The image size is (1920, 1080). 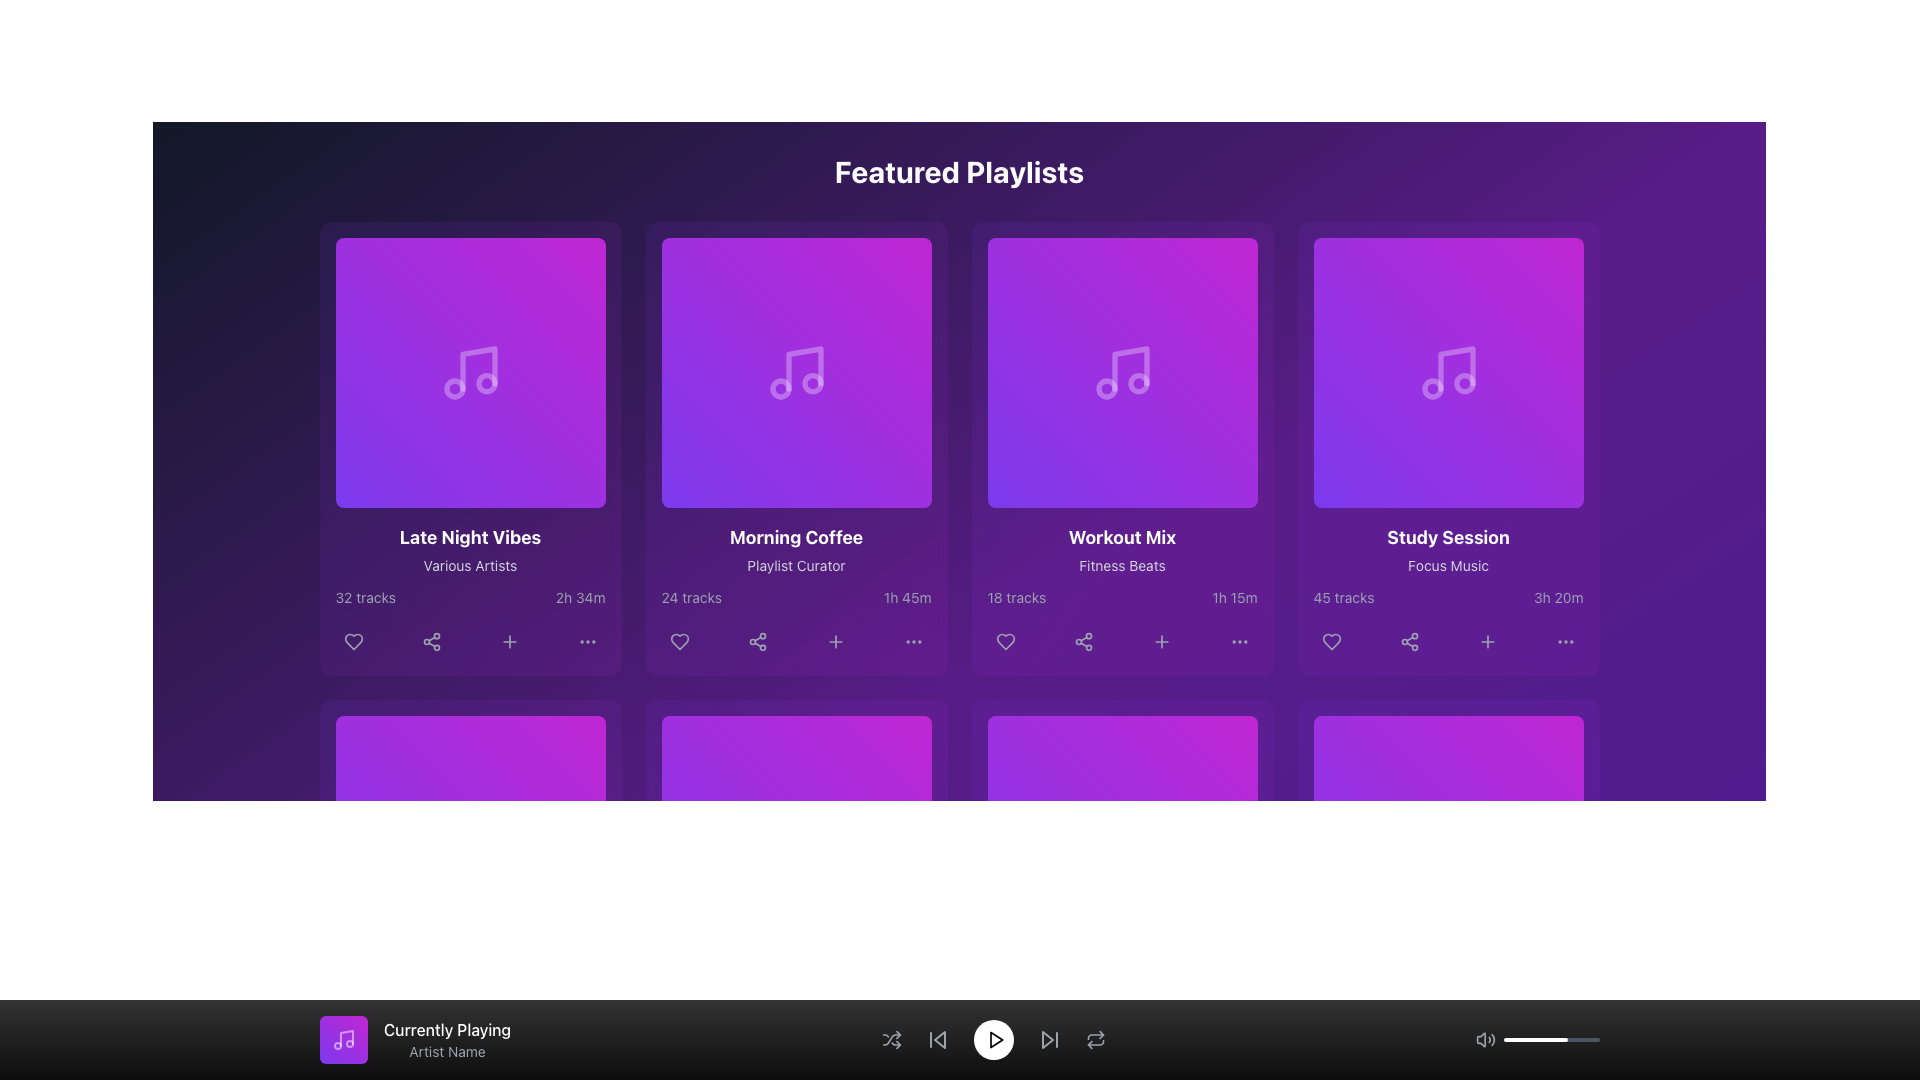 What do you see at coordinates (797, 851) in the screenshot?
I see `the play button located centrally in the bottom control bar` at bounding box center [797, 851].